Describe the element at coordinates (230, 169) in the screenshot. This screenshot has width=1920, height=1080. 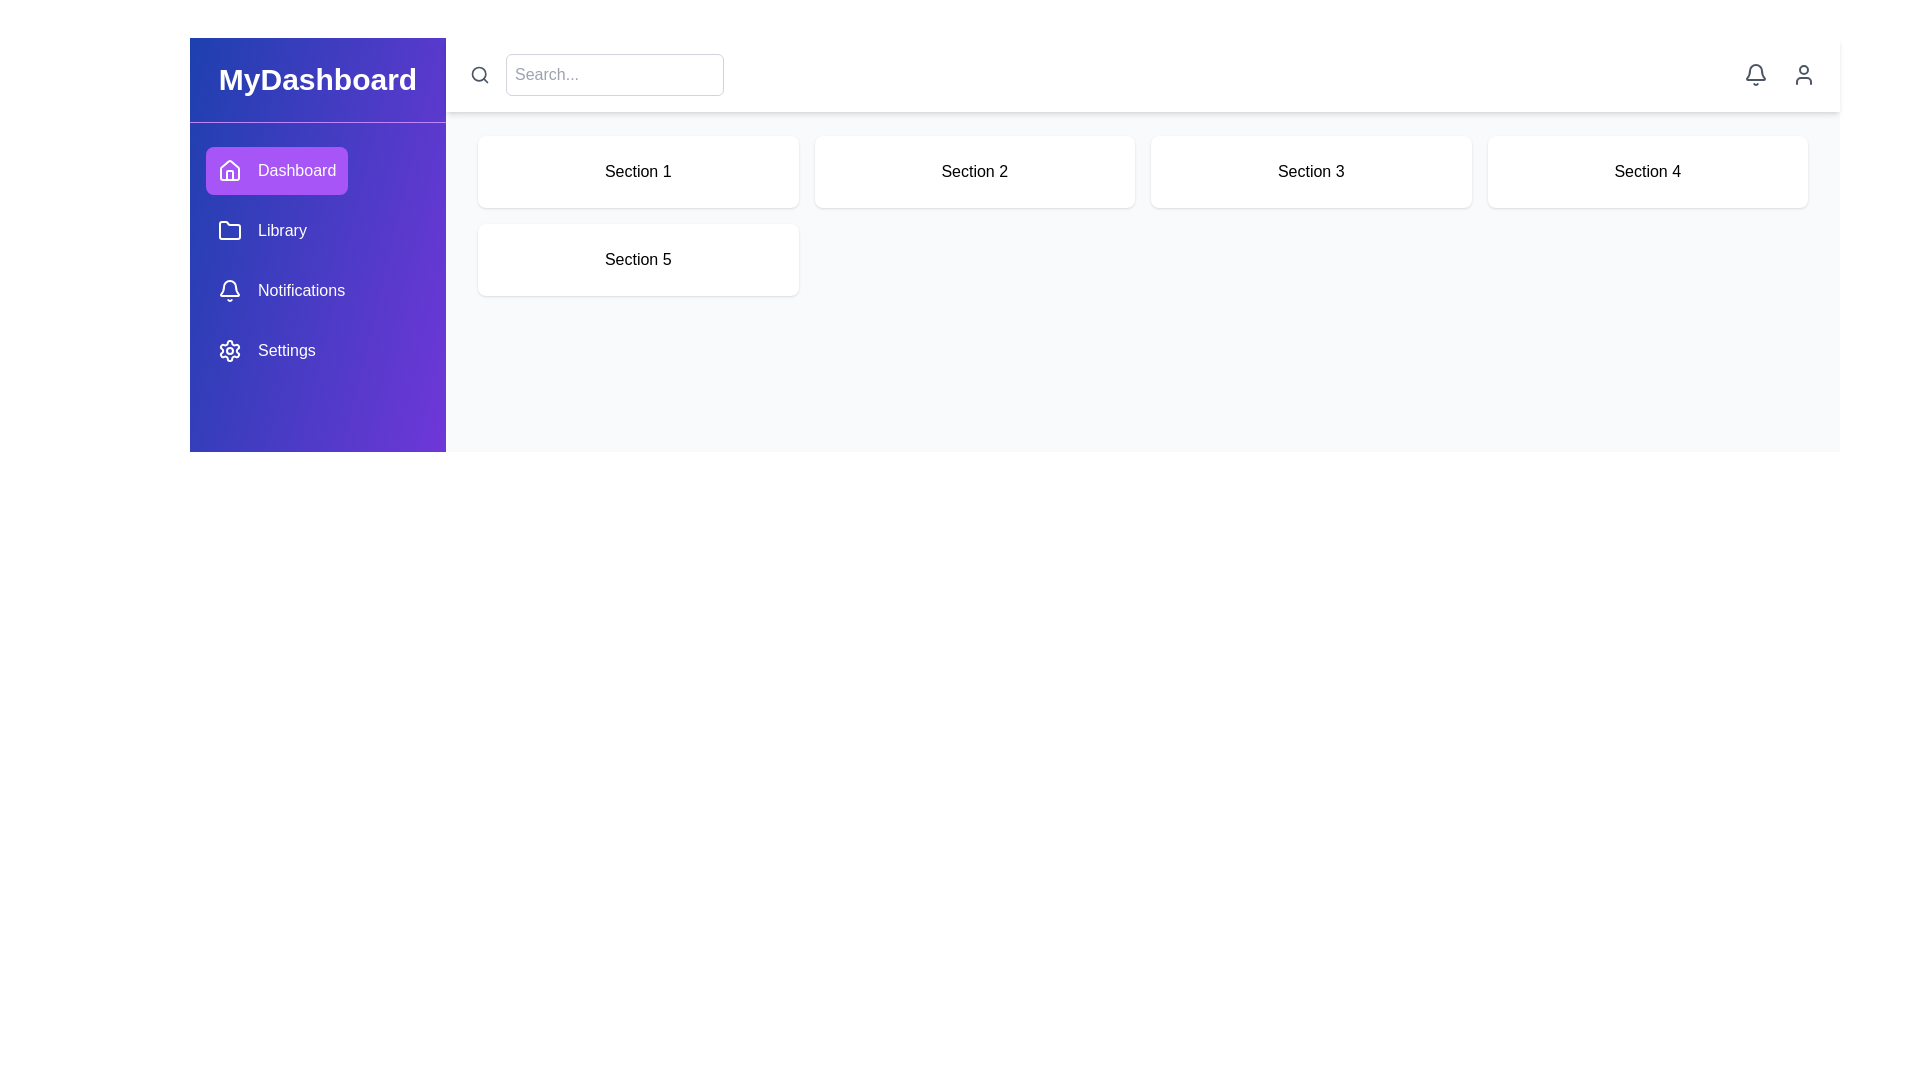
I see `the house-shaped icon located in the left navigation sidebar, which represents the home or dashboard section of the interface` at that location.